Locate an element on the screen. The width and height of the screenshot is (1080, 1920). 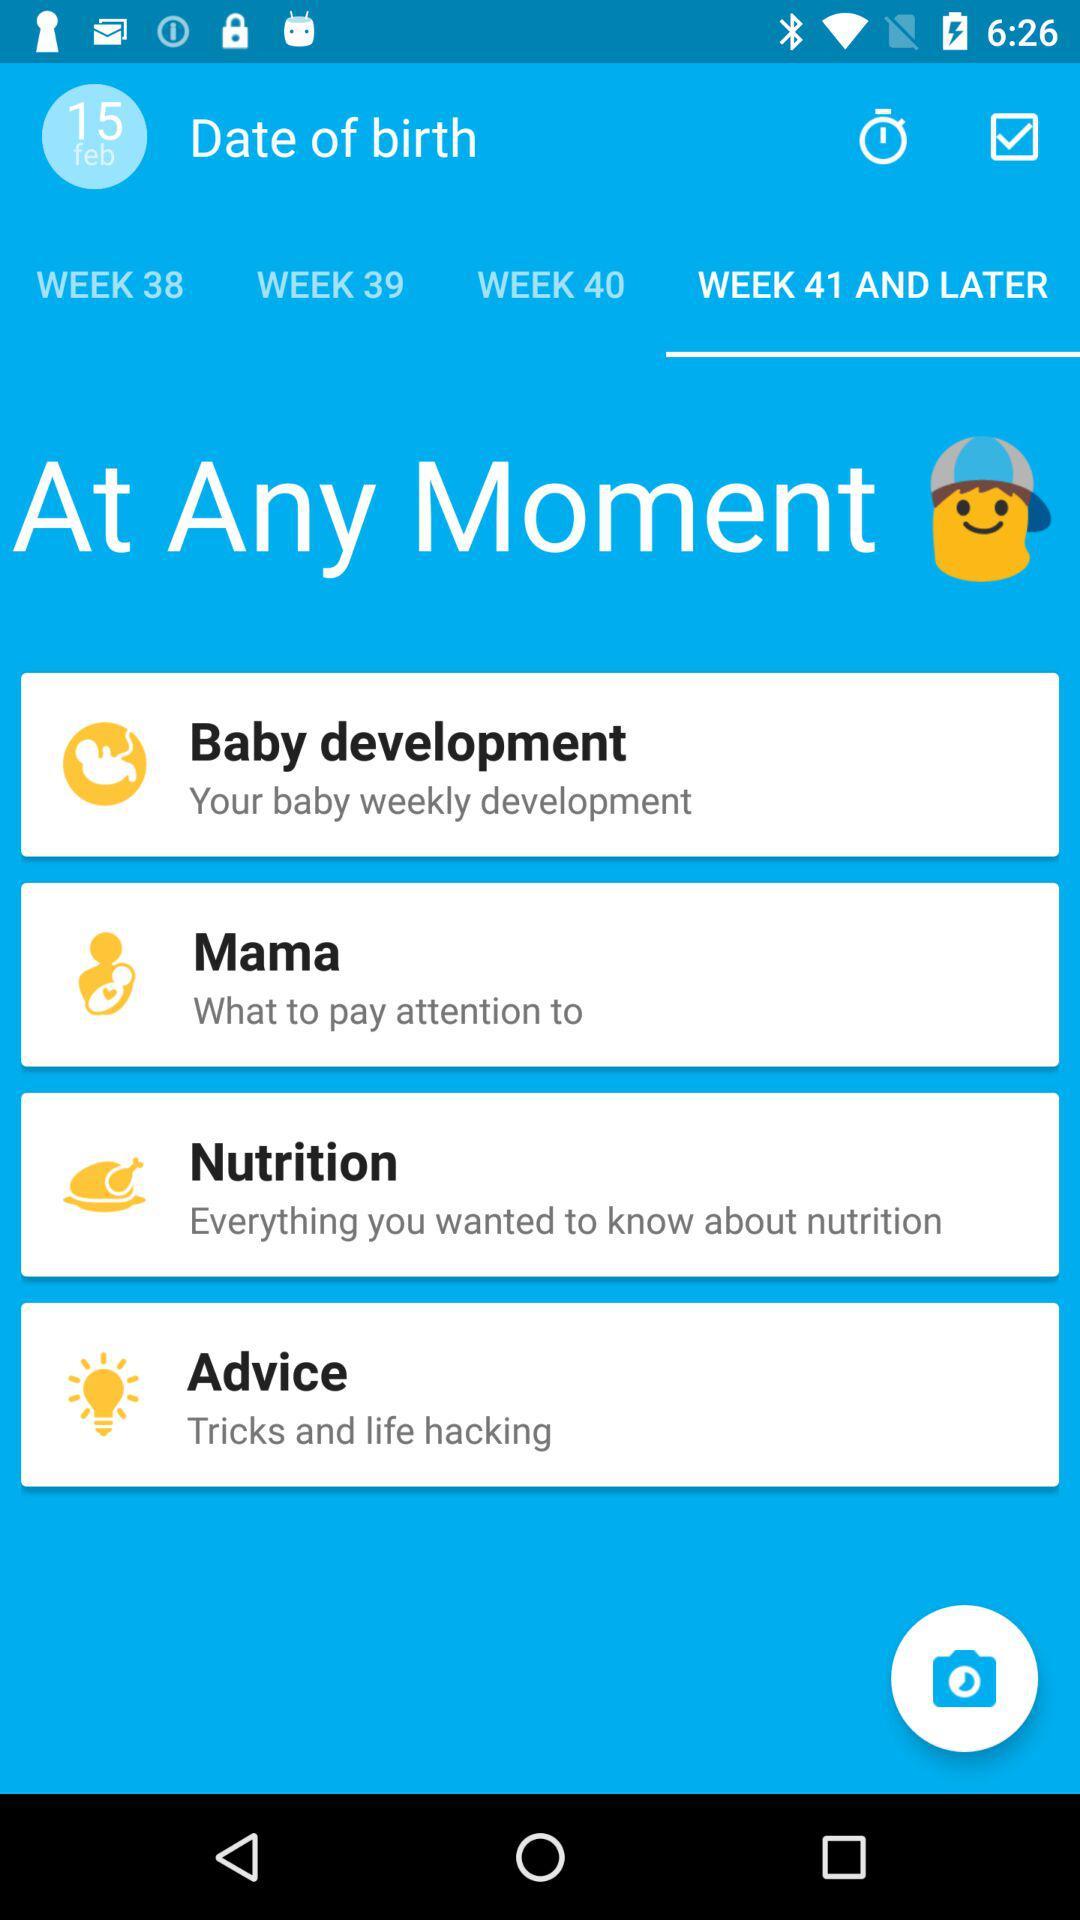
alarm is located at coordinates (882, 135).